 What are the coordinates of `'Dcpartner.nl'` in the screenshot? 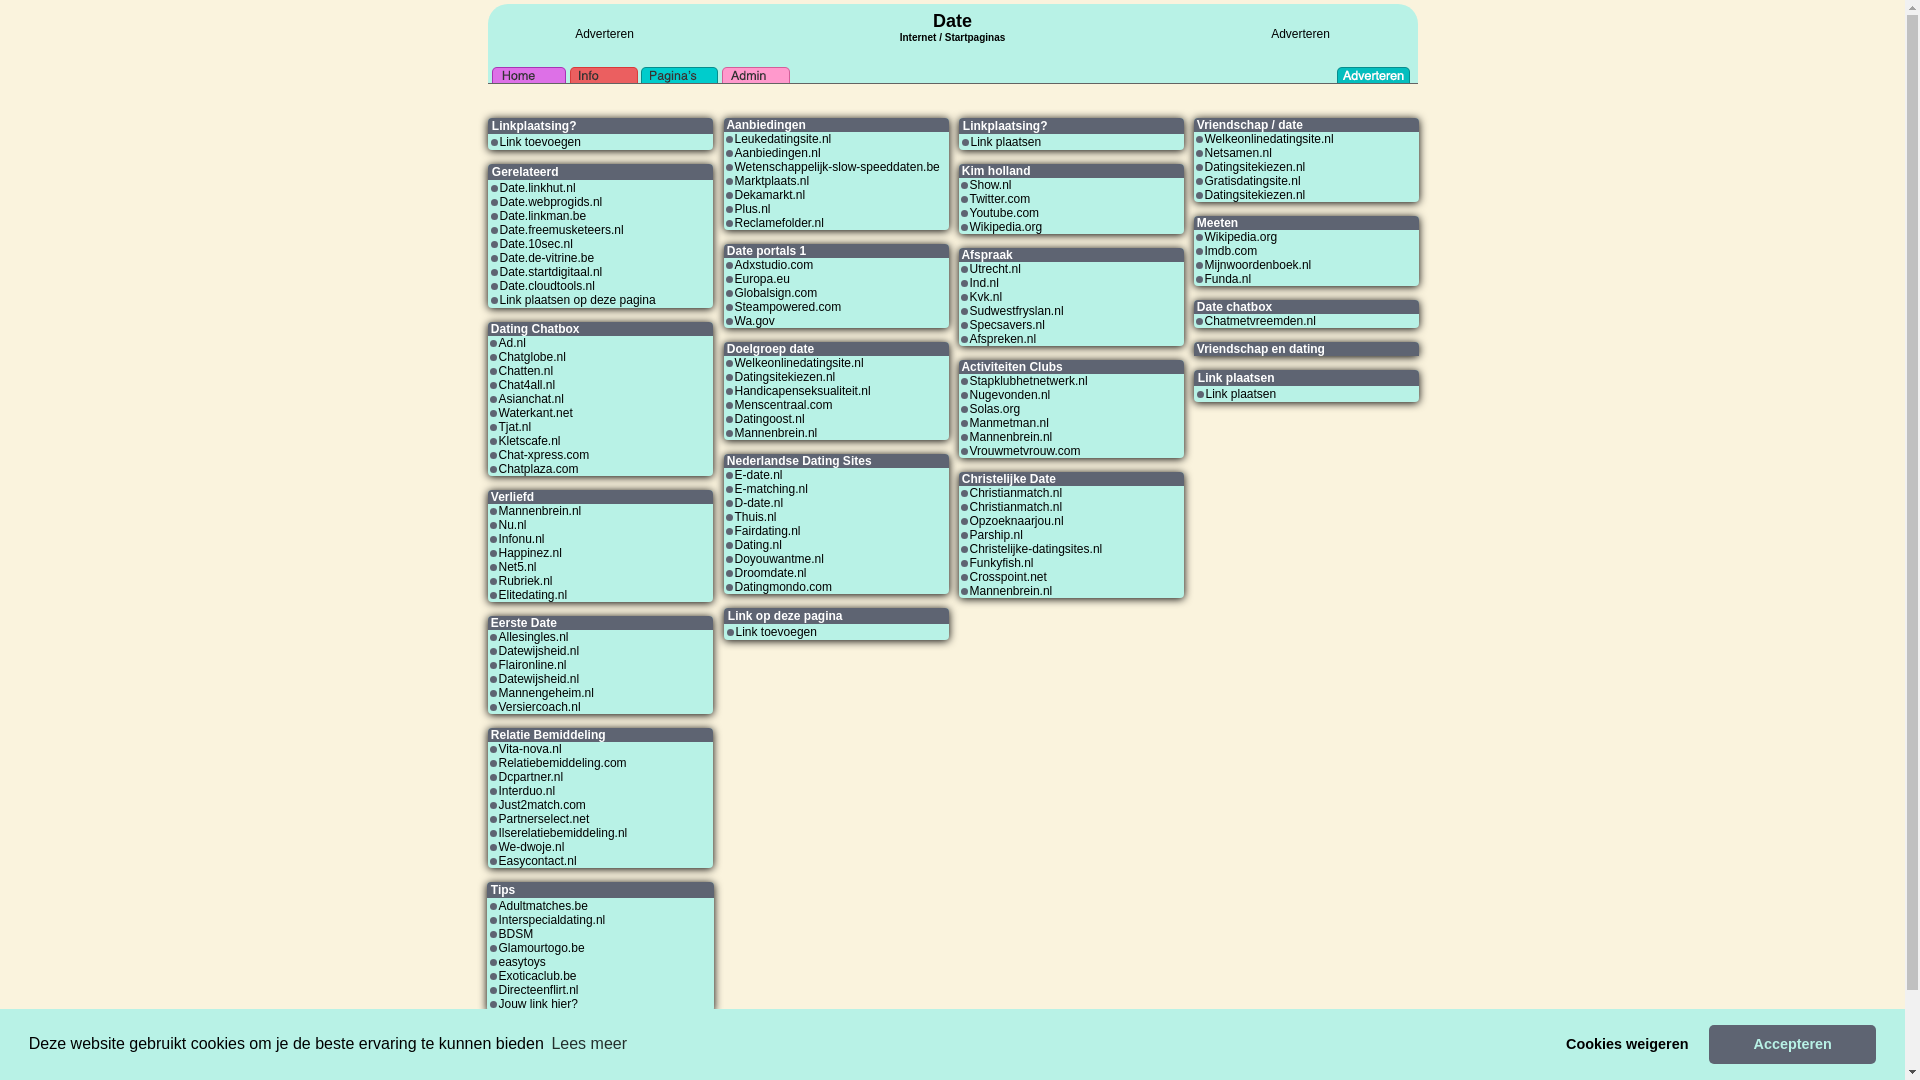 It's located at (498, 775).